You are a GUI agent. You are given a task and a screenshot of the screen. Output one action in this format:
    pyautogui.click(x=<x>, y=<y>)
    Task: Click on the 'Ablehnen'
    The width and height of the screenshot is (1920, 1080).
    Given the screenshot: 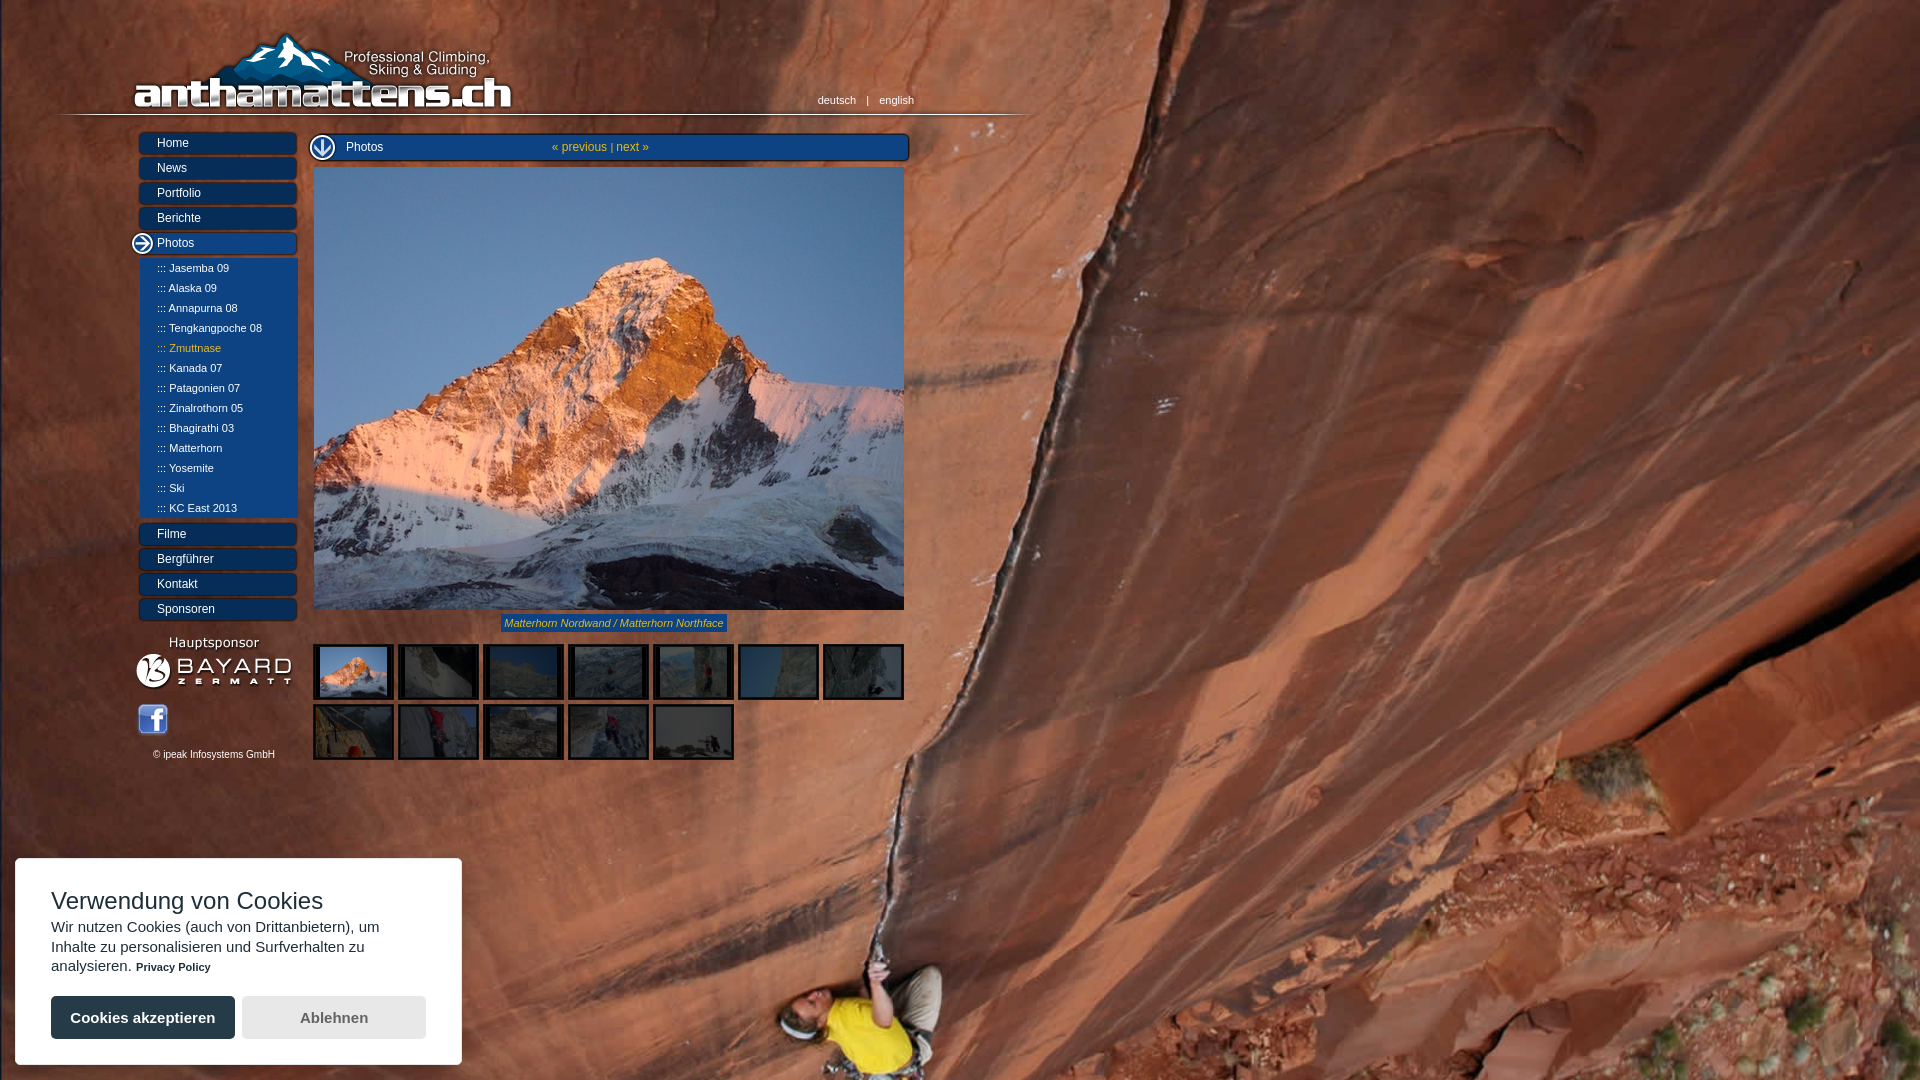 What is the action you would take?
    pyautogui.click(x=334, y=1017)
    